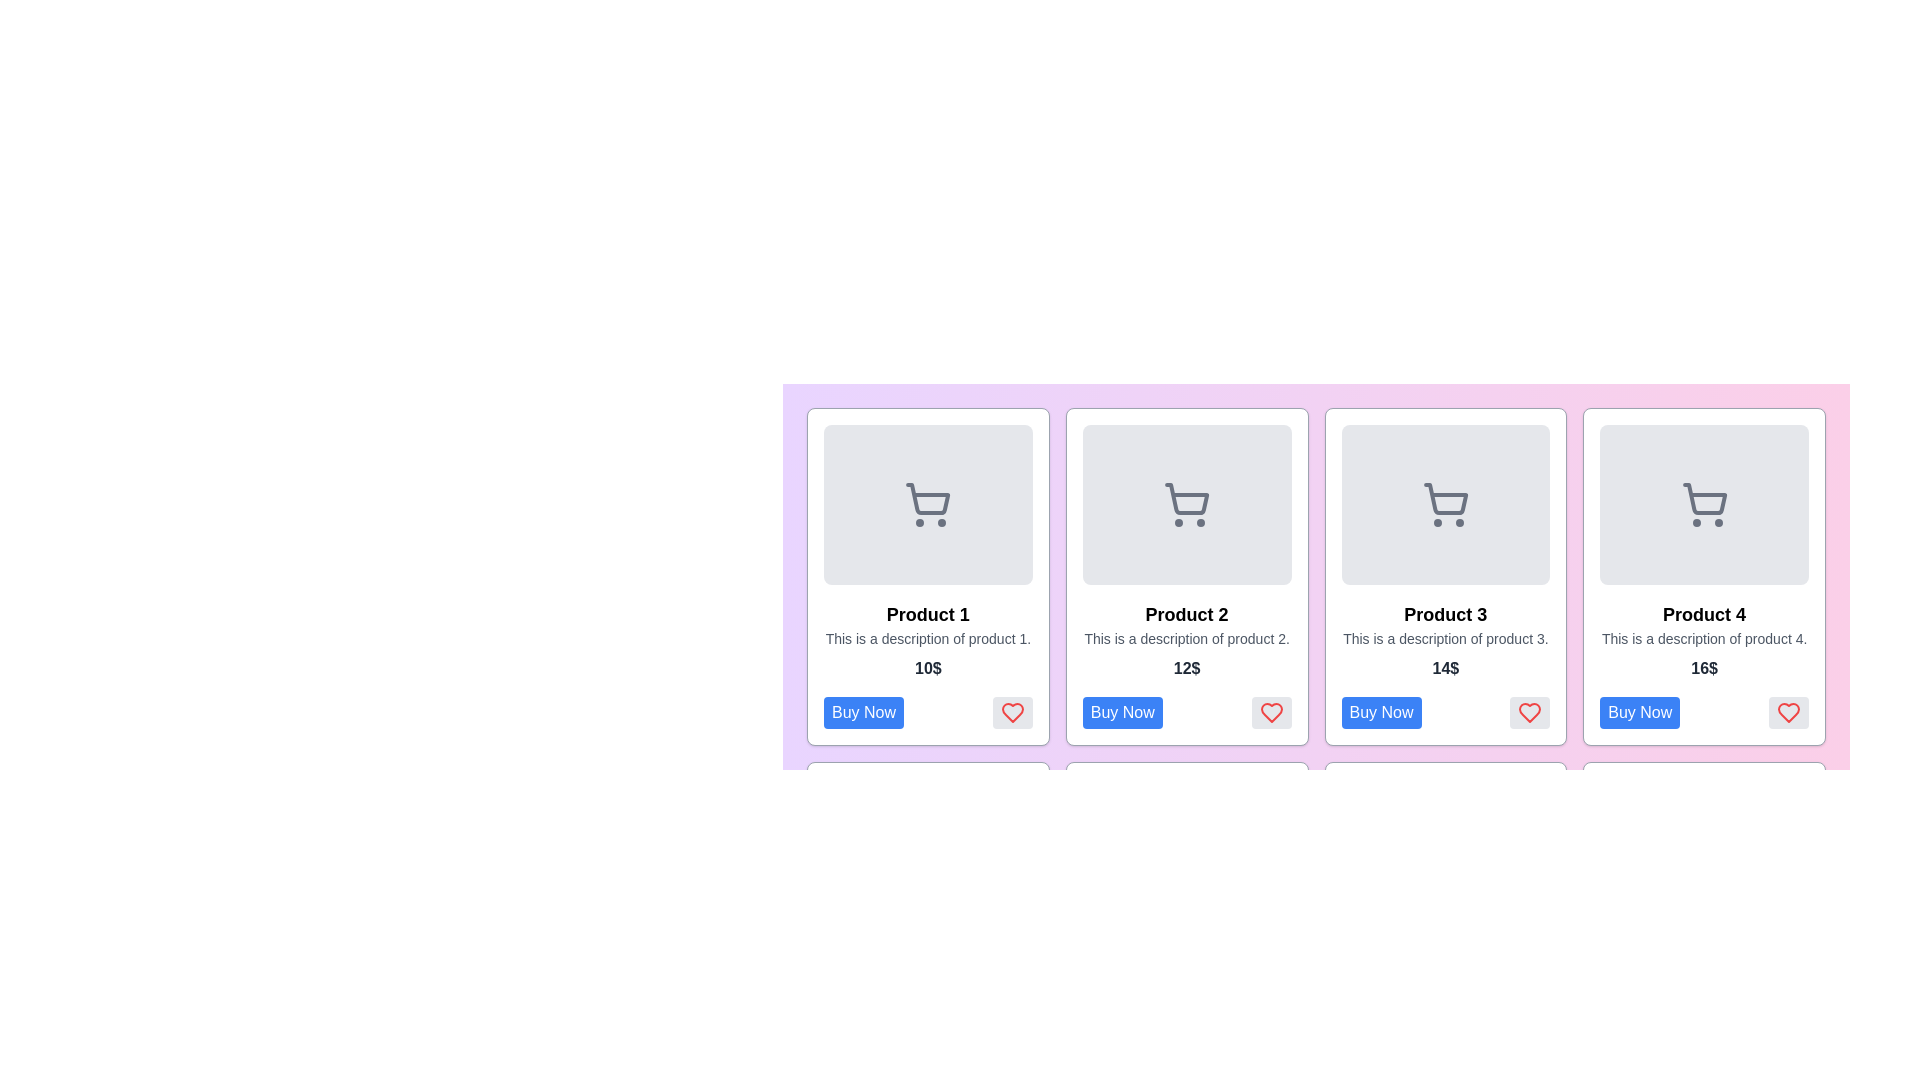 The width and height of the screenshot is (1920, 1080). What do you see at coordinates (1380, 712) in the screenshot?
I see `the purchase button for 'Product 3' located below its description and price, which is the third button from the left in a row of four products` at bounding box center [1380, 712].